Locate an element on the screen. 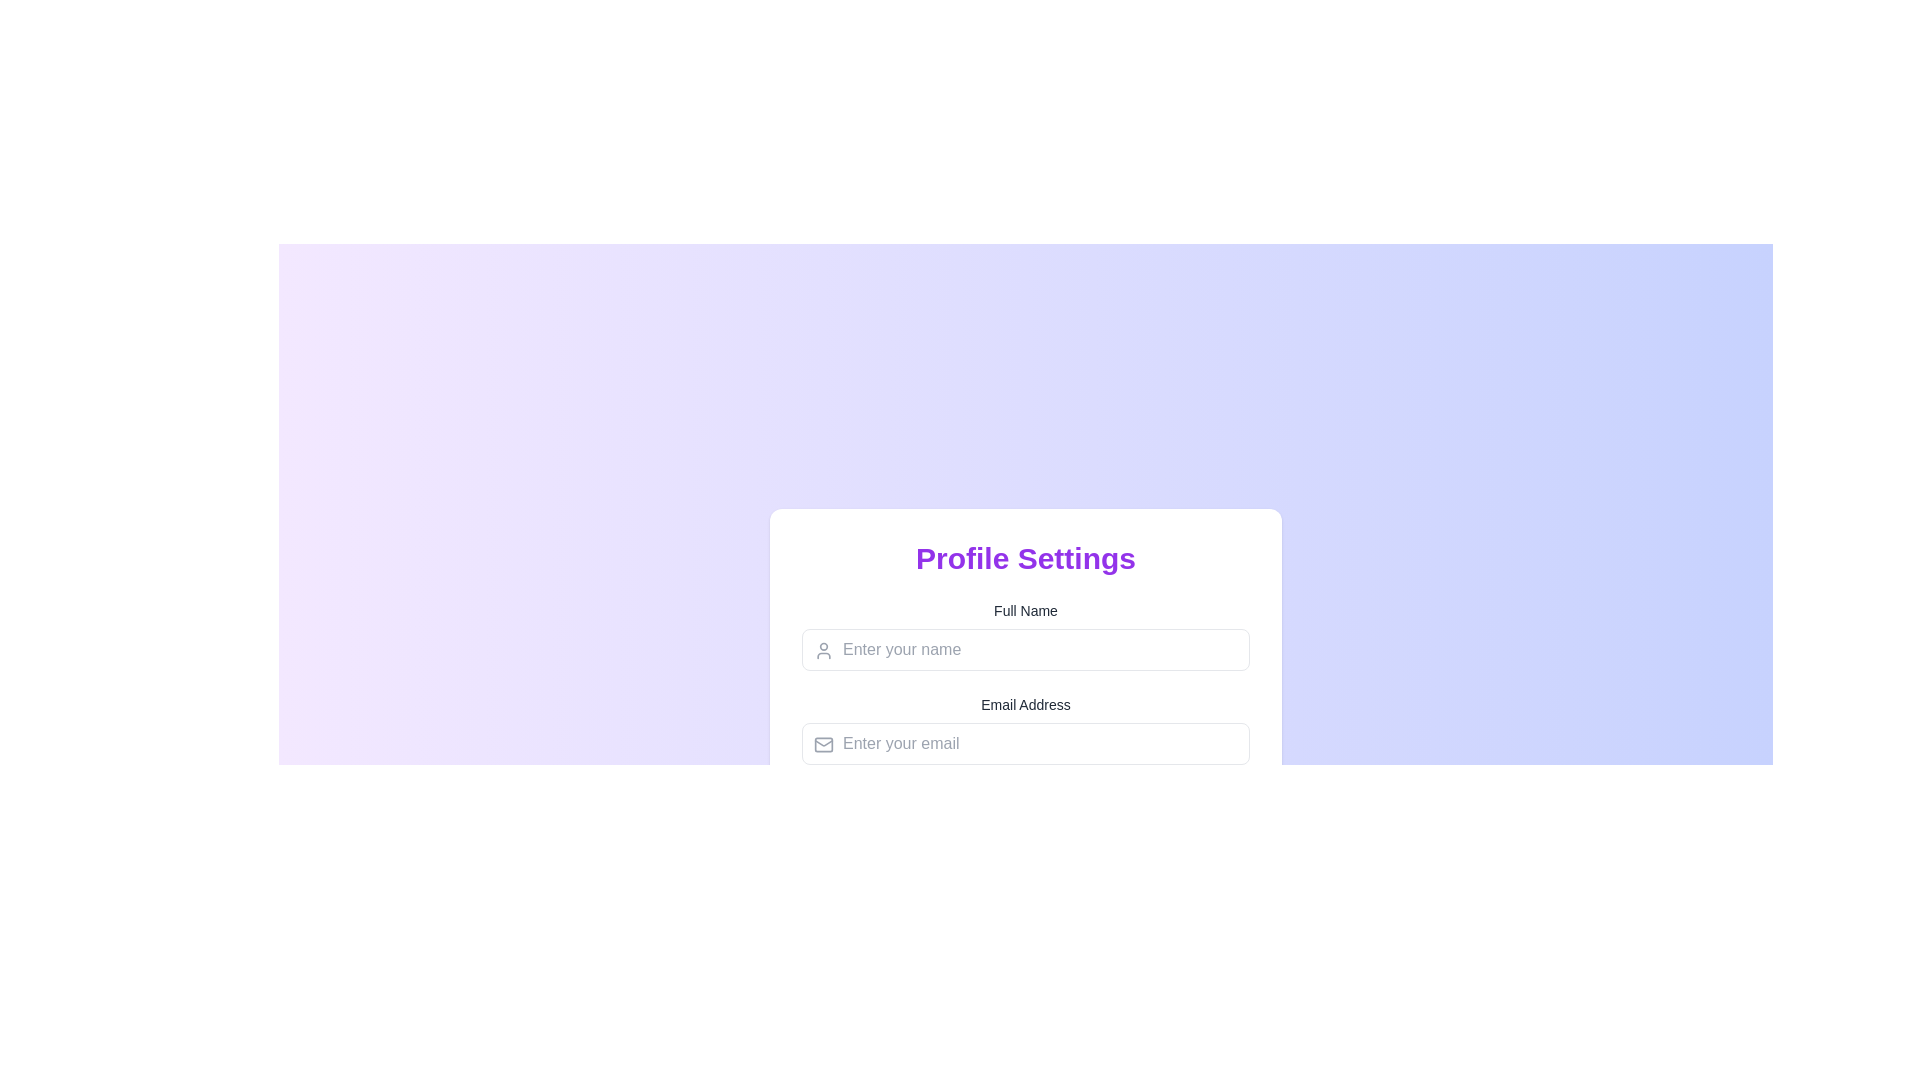  the label that provides context and description for the email input field in the 'Profile Settings' panel, located above the email input field is located at coordinates (1026, 704).